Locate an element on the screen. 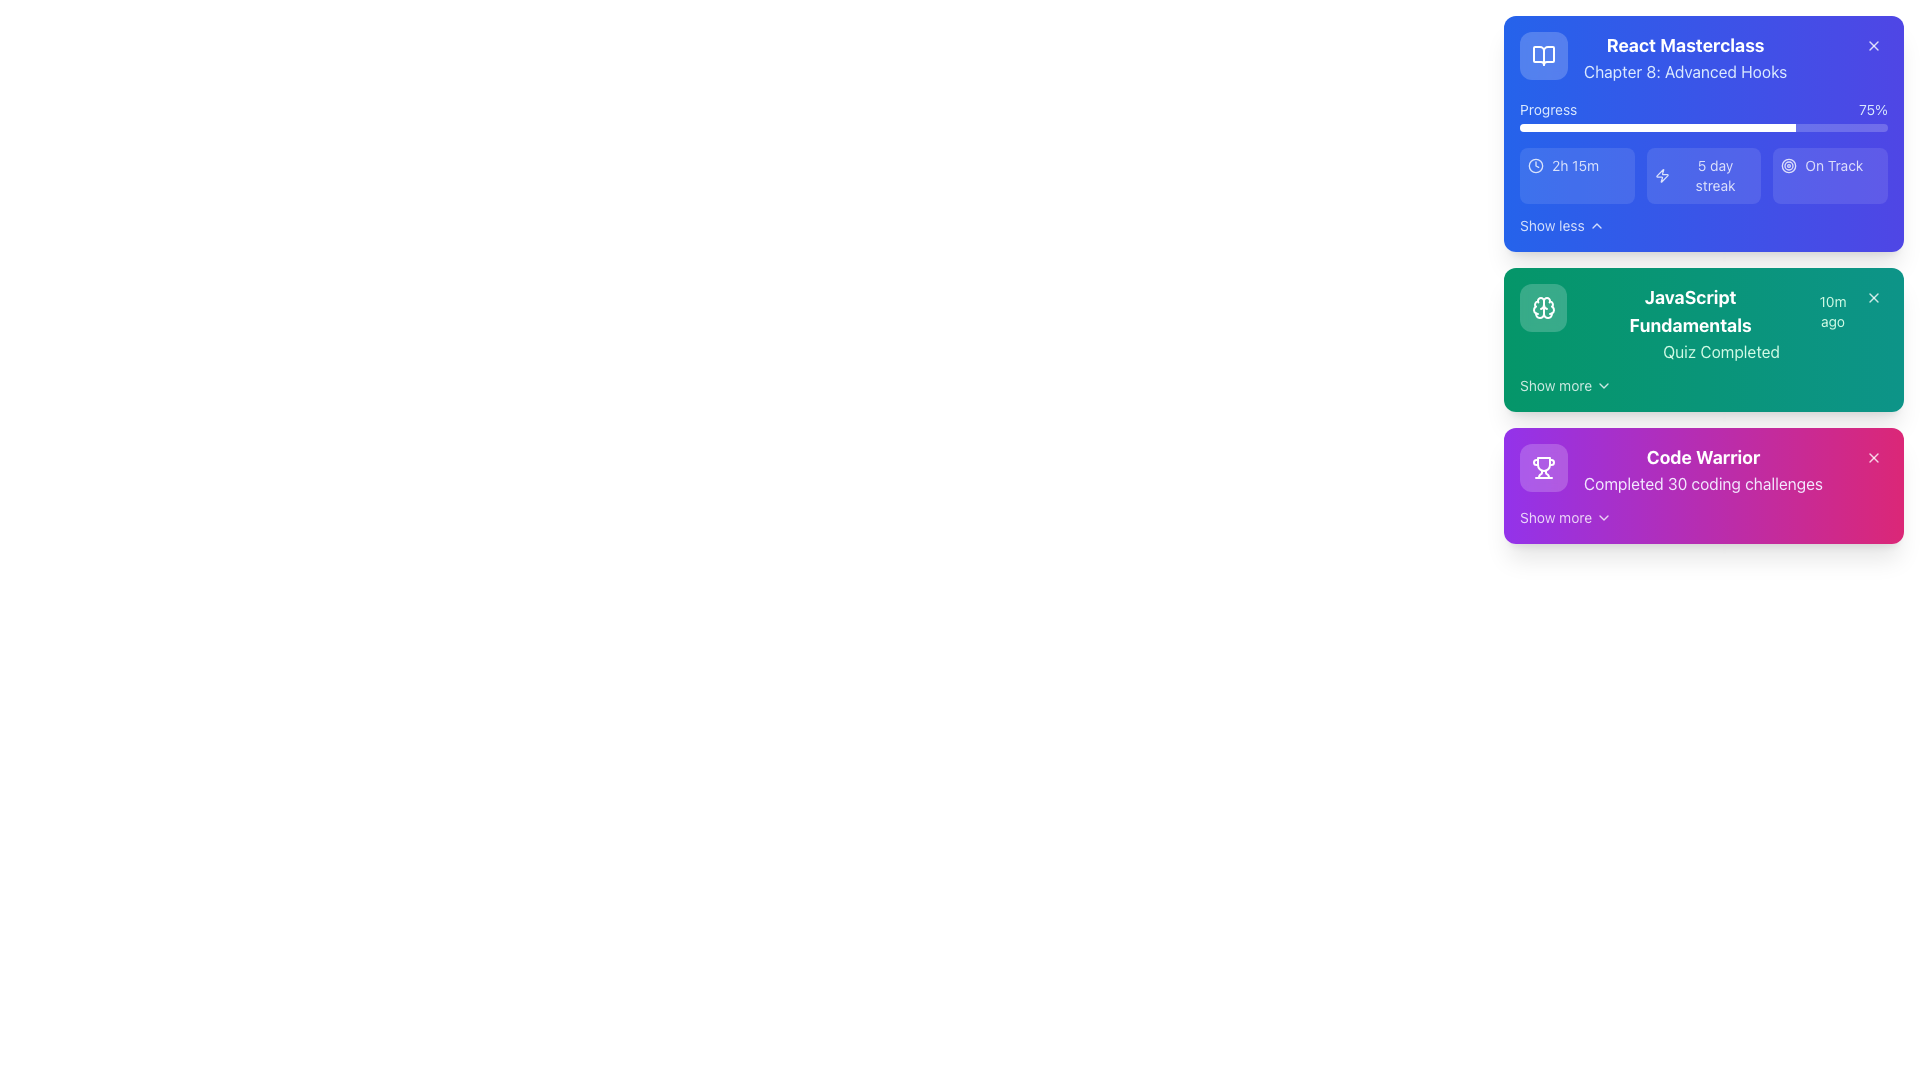 This screenshot has width=1920, height=1080. the close button styled as an 'X' icon located in the top-right corner of the 'React Masterclass: Chapter 8: Advanced Hooks' card is located at coordinates (1872, 45).